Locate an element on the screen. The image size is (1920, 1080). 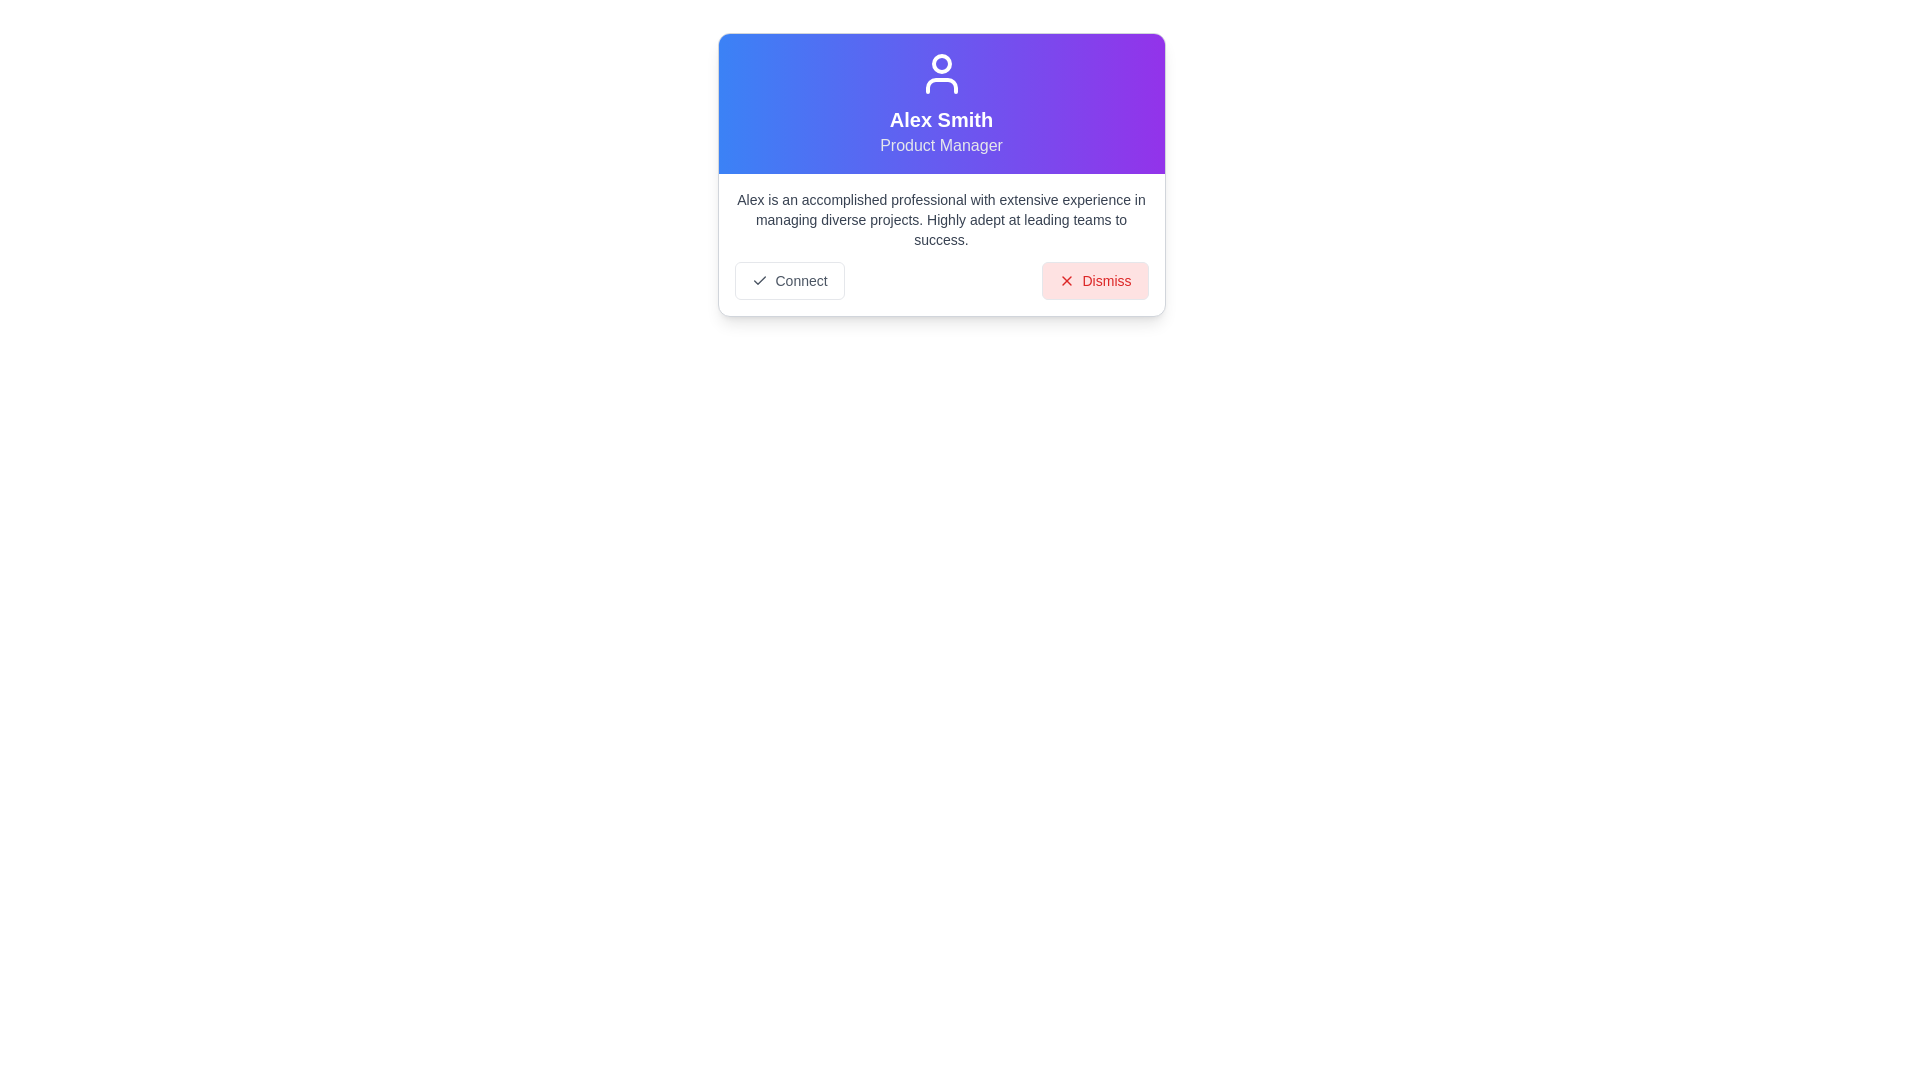
the checkmark icon located inside the 'Connect' button on the user profile card is located at coordinates (758, 281).